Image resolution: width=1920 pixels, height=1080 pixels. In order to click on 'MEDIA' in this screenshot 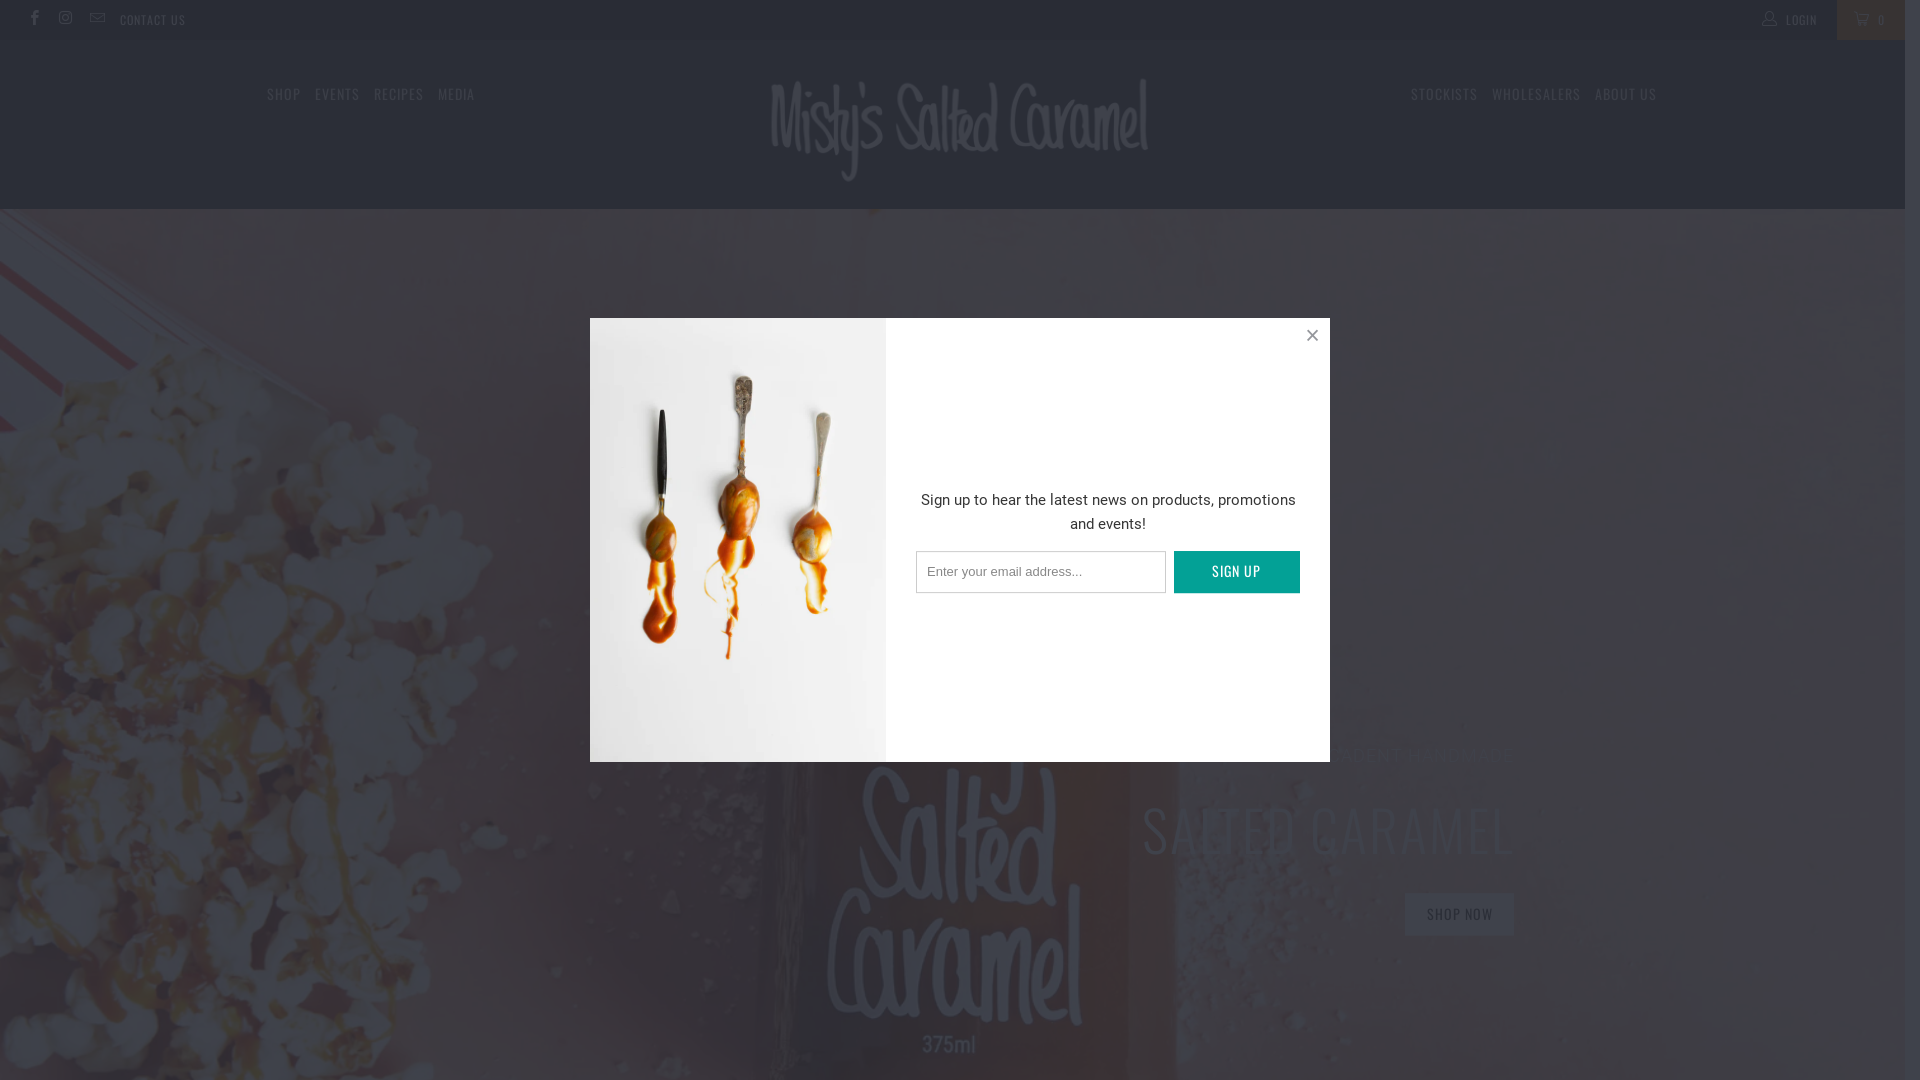, I will do `click(455, 94)`.